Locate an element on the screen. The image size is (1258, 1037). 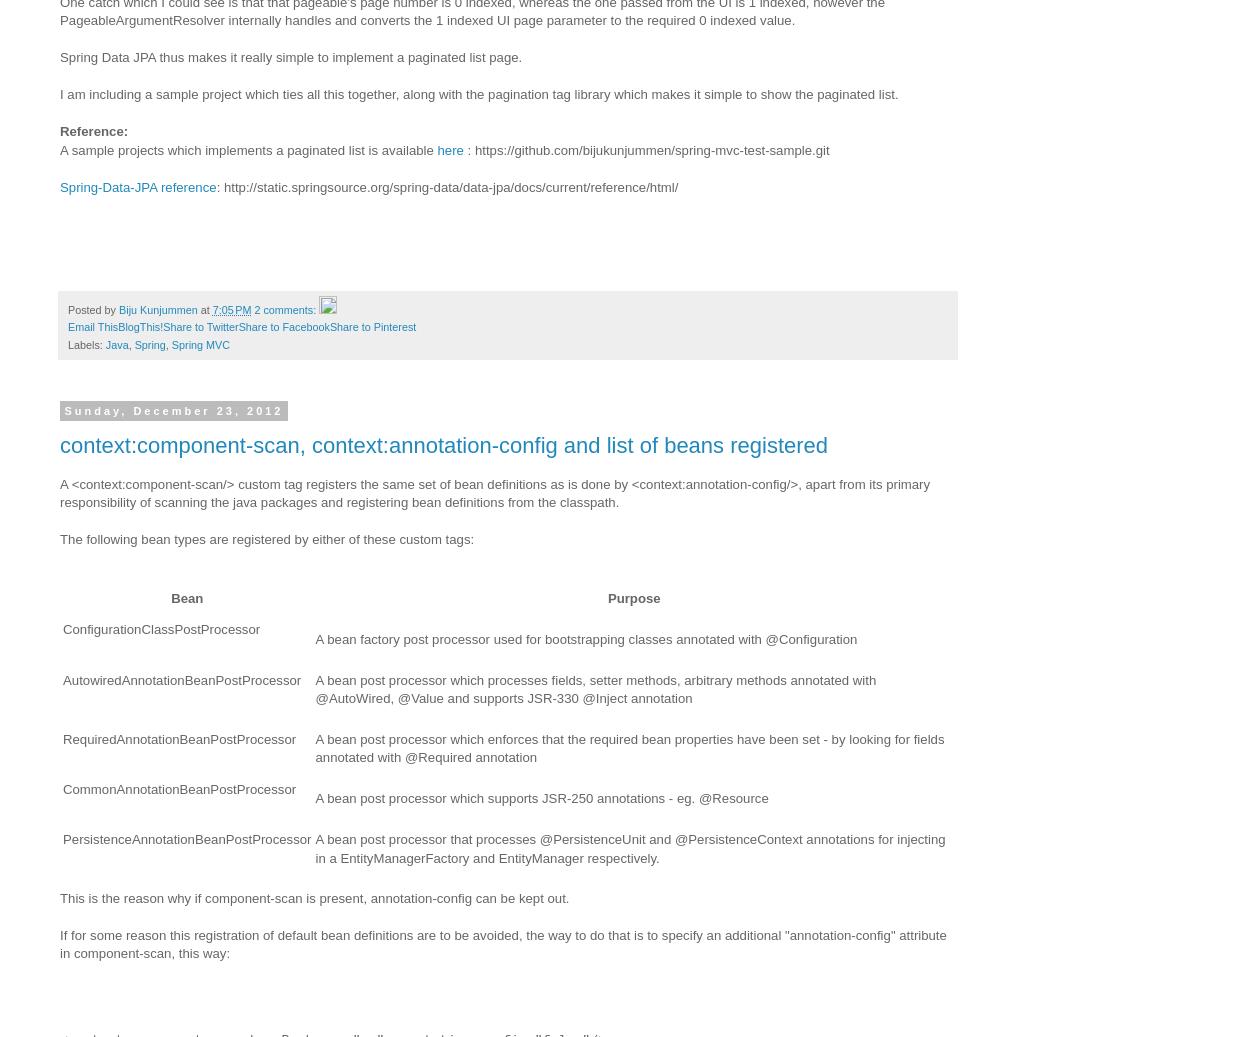
'PersistenceAnnotationBeanPostProcessor' is located at coordinates (186, 839).